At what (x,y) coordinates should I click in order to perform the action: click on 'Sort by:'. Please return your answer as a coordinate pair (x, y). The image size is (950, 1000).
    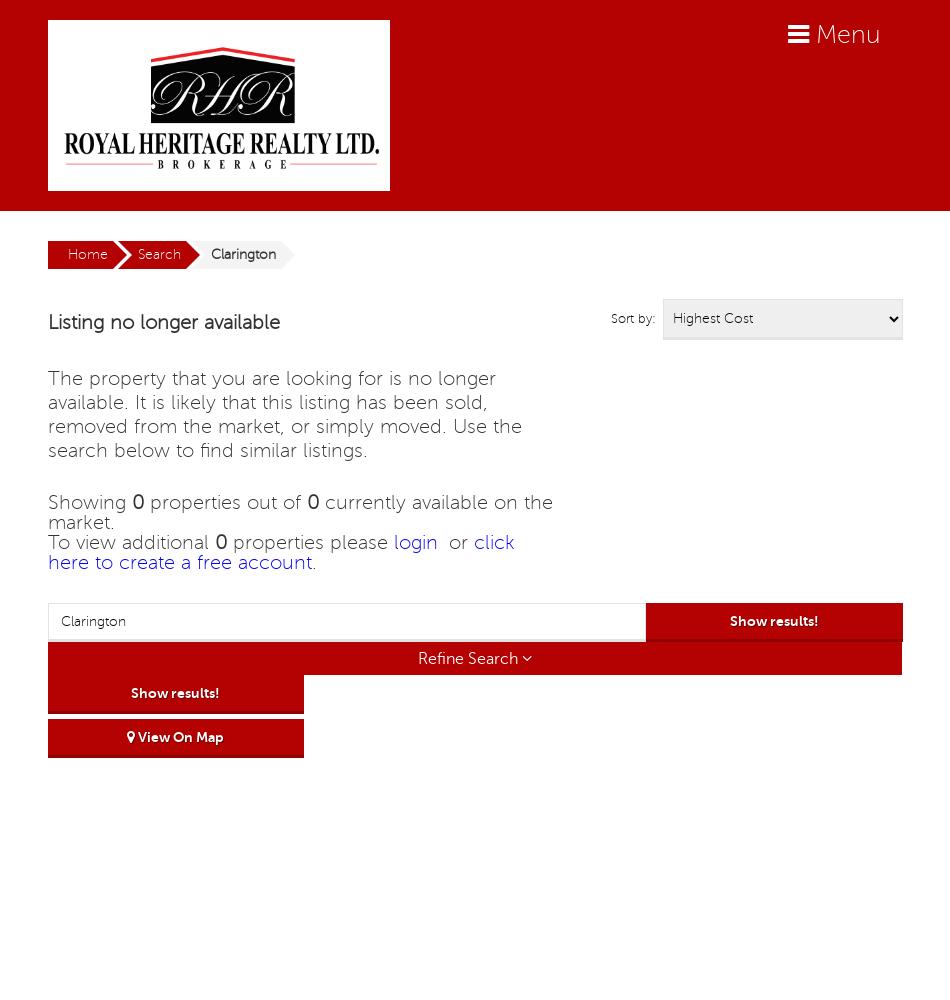
    Looking at the image, I should click on (632, 318).